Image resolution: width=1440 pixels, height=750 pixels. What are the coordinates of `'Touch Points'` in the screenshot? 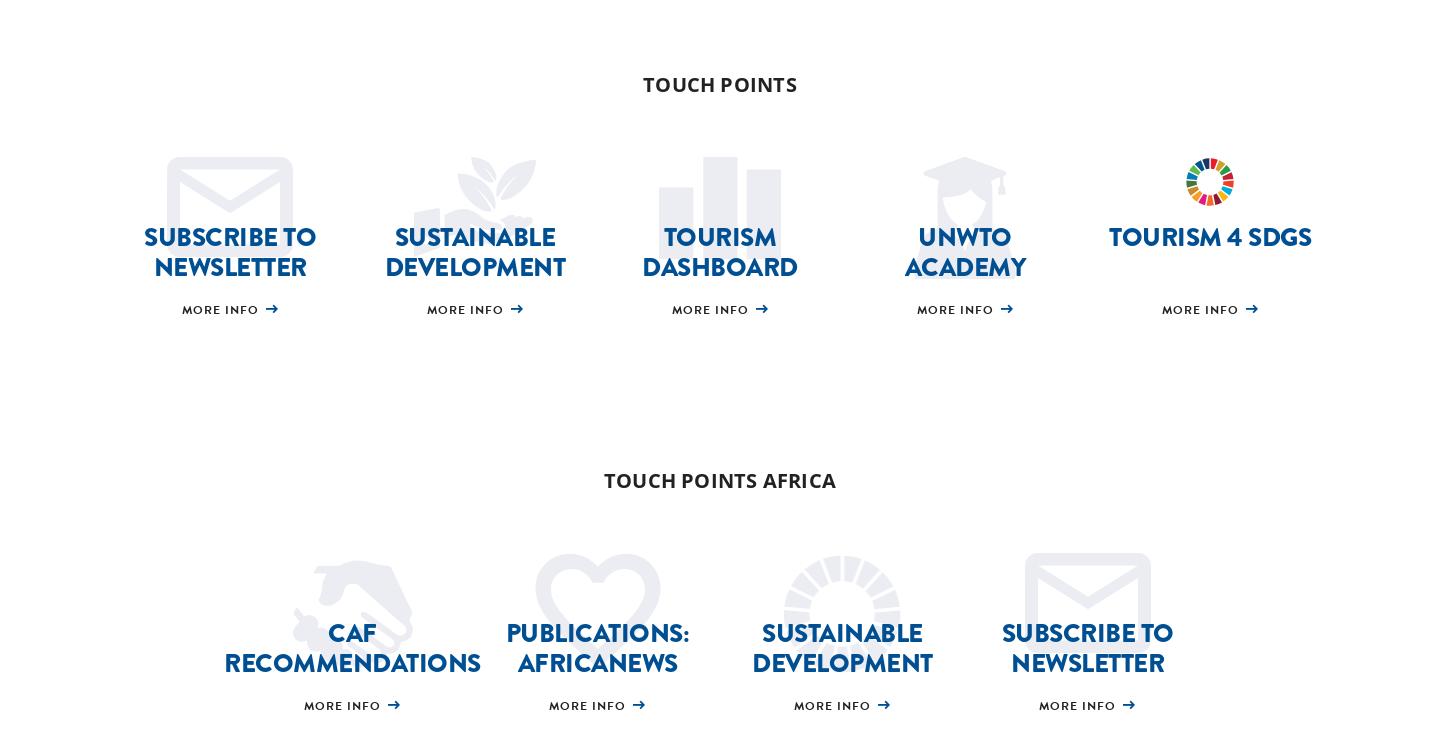 It's located at (641, 82).